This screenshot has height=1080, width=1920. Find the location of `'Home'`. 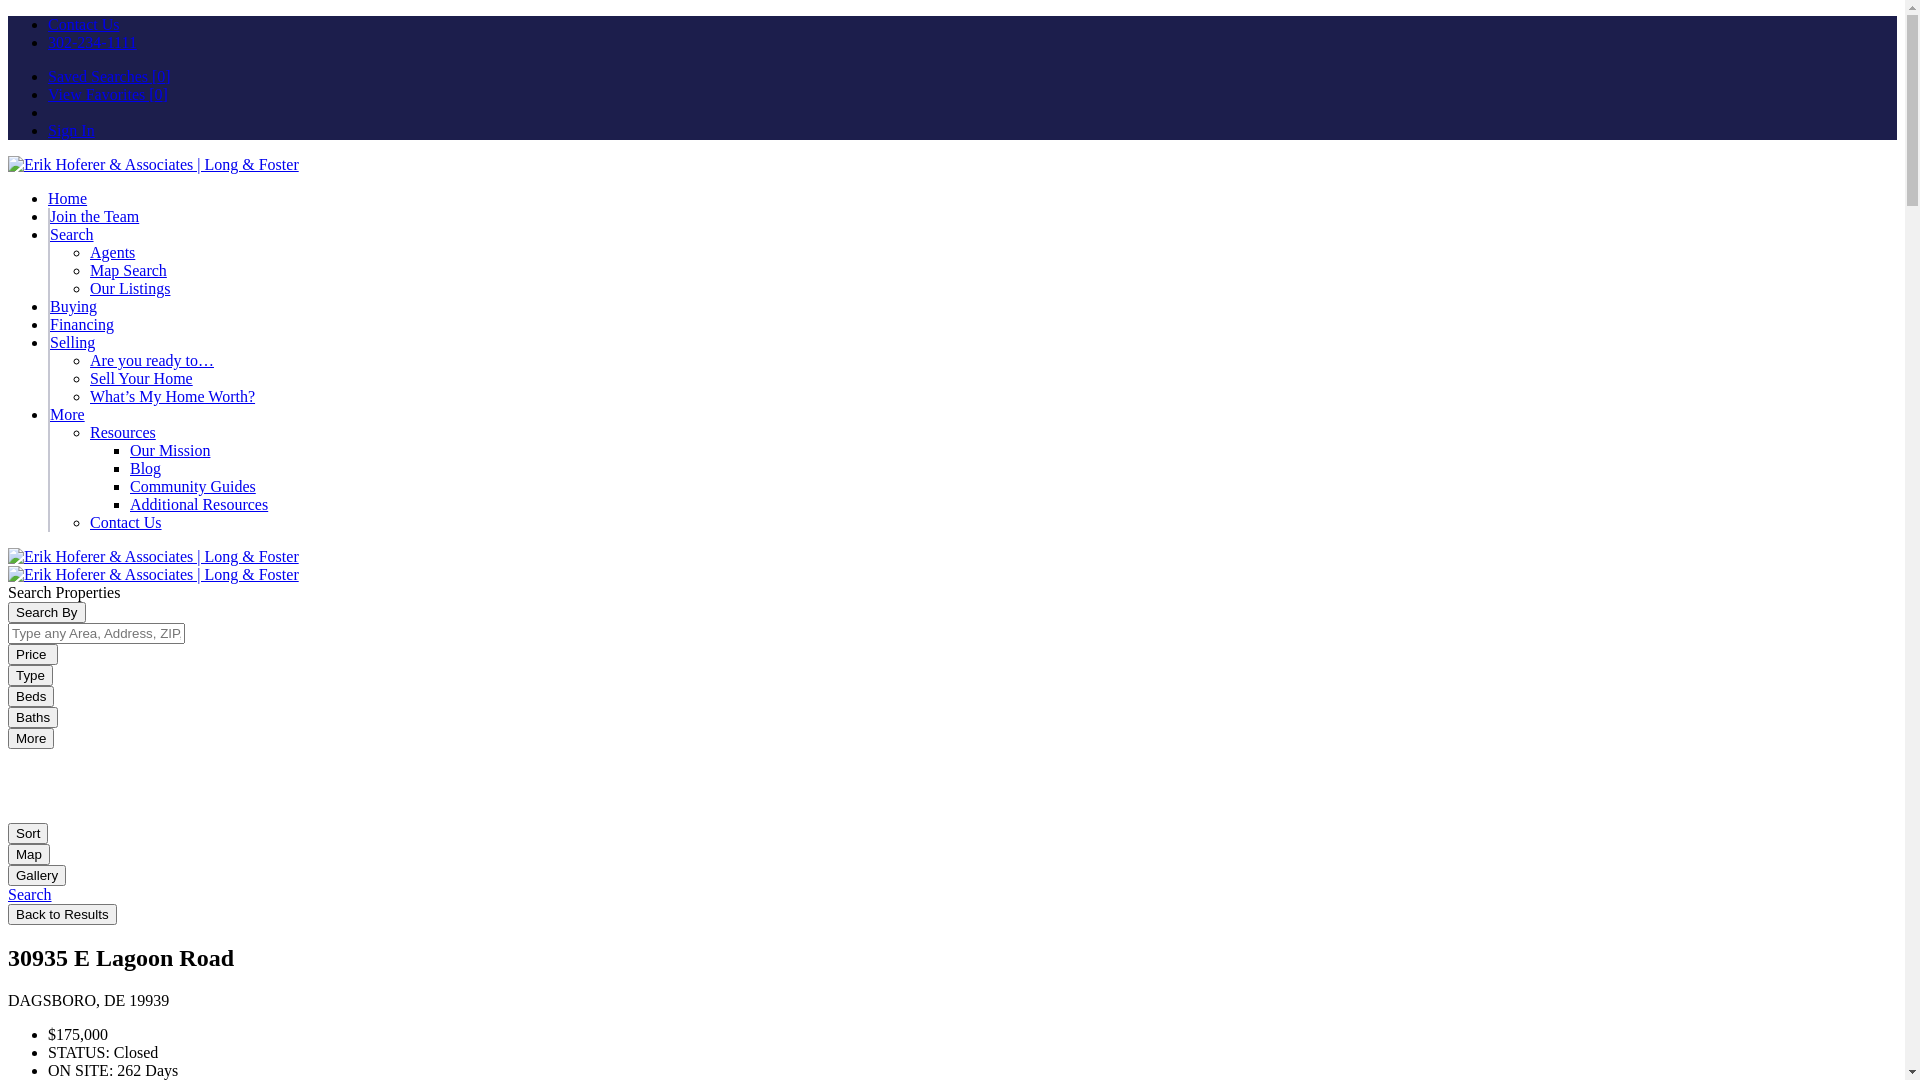

'Home' is located at coordinates (48, 198).